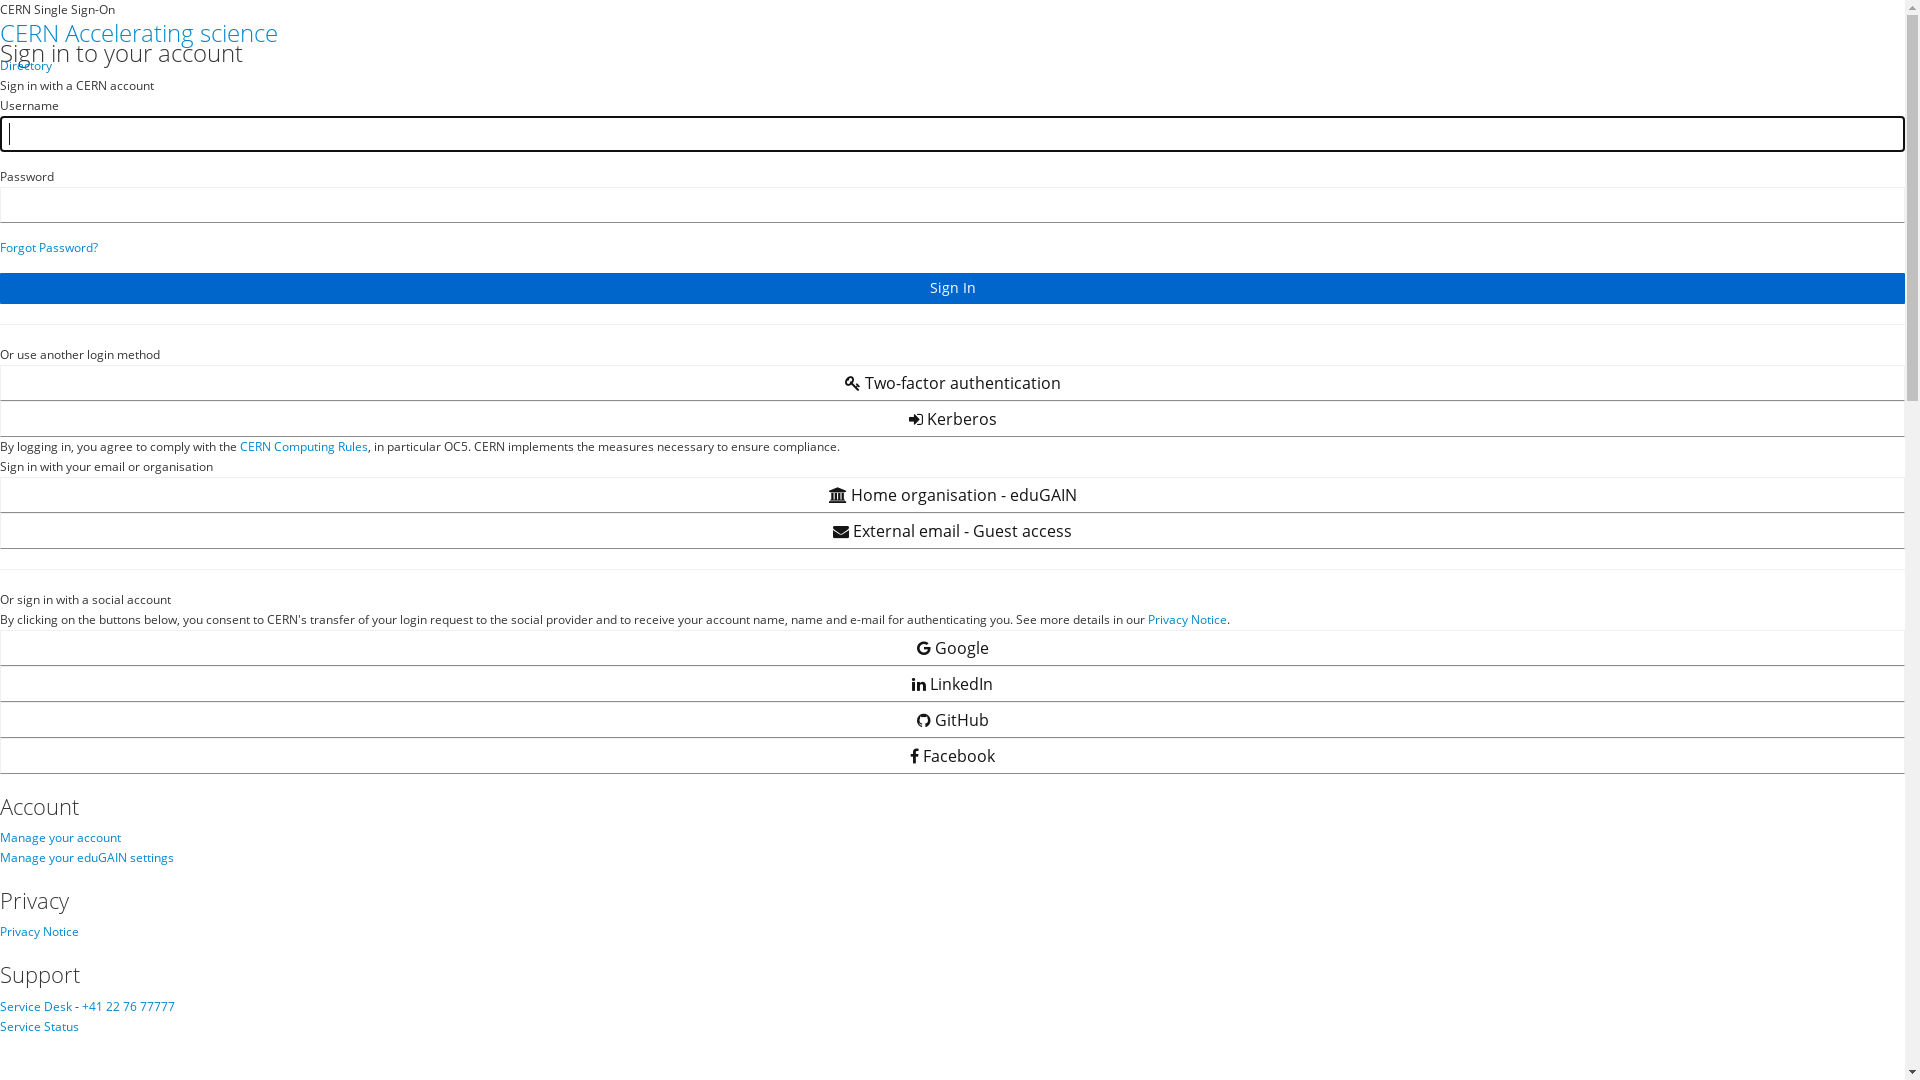  I want to click on 'Forgot Password?', so click(48, 246).